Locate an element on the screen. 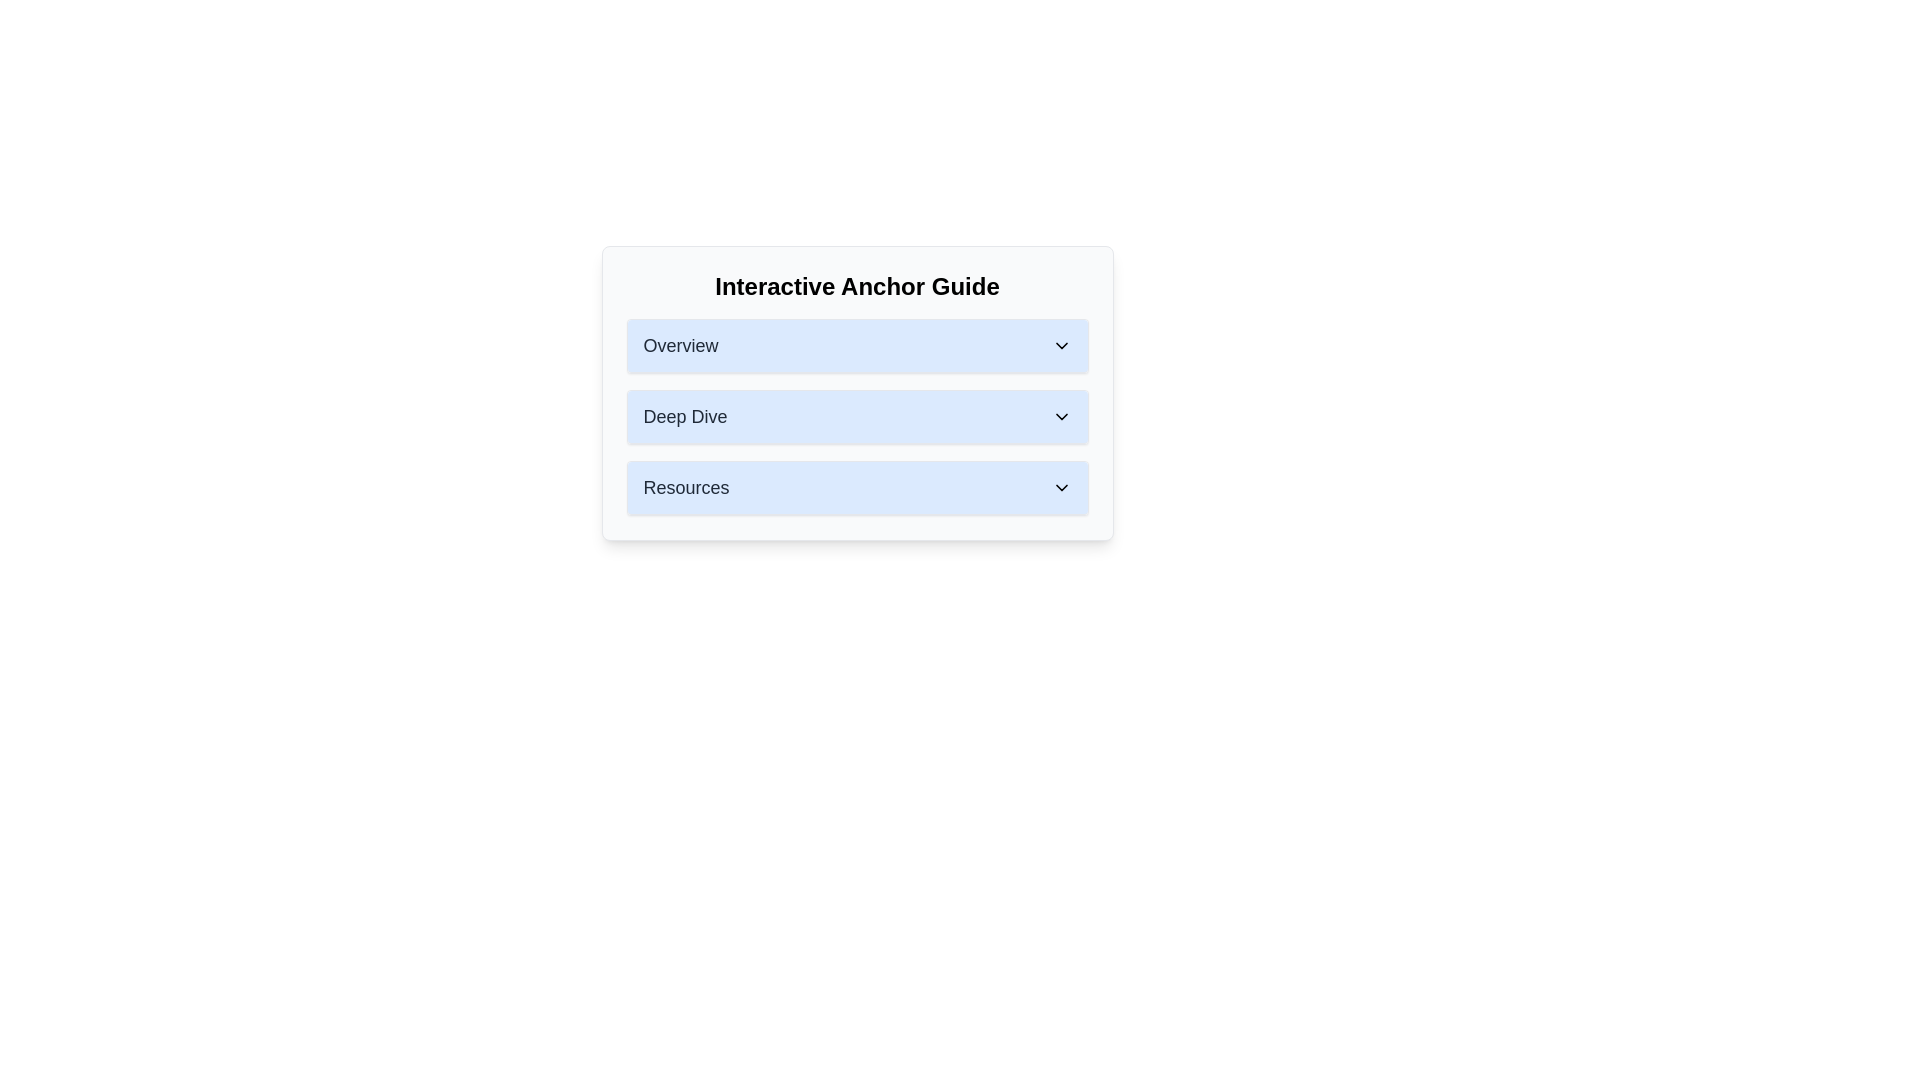 The image size is (1920, 1080). the central accordion menu element titled 'Interactive Anchor Guide', which serves as a navigational guide or organized list of sections is located at coordinates (857, 393).